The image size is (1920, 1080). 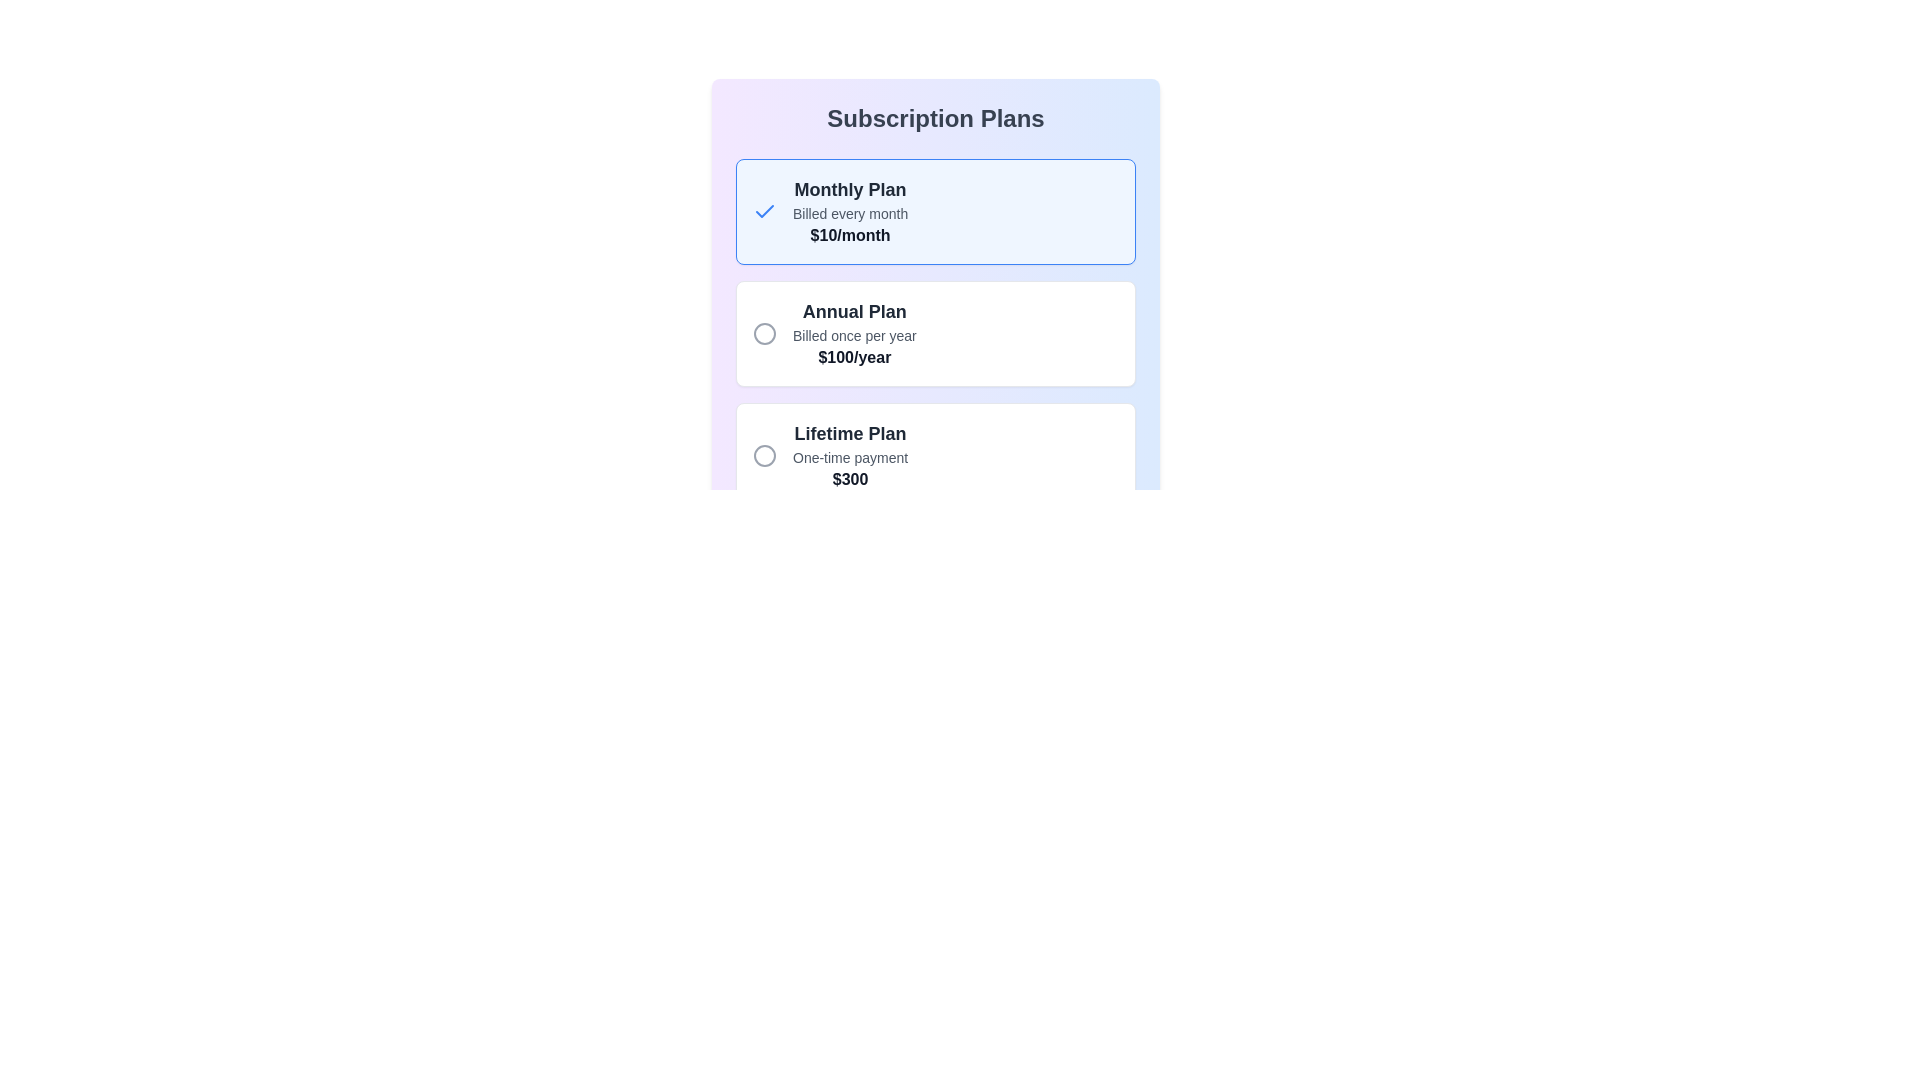 What do you see at coordinates (935, 272) in the screenshot?
I see `an option in the vertically oriented list of subscription plans, which is centrally aligned and highlighted with a blue border` at bounding box center [935, 272].